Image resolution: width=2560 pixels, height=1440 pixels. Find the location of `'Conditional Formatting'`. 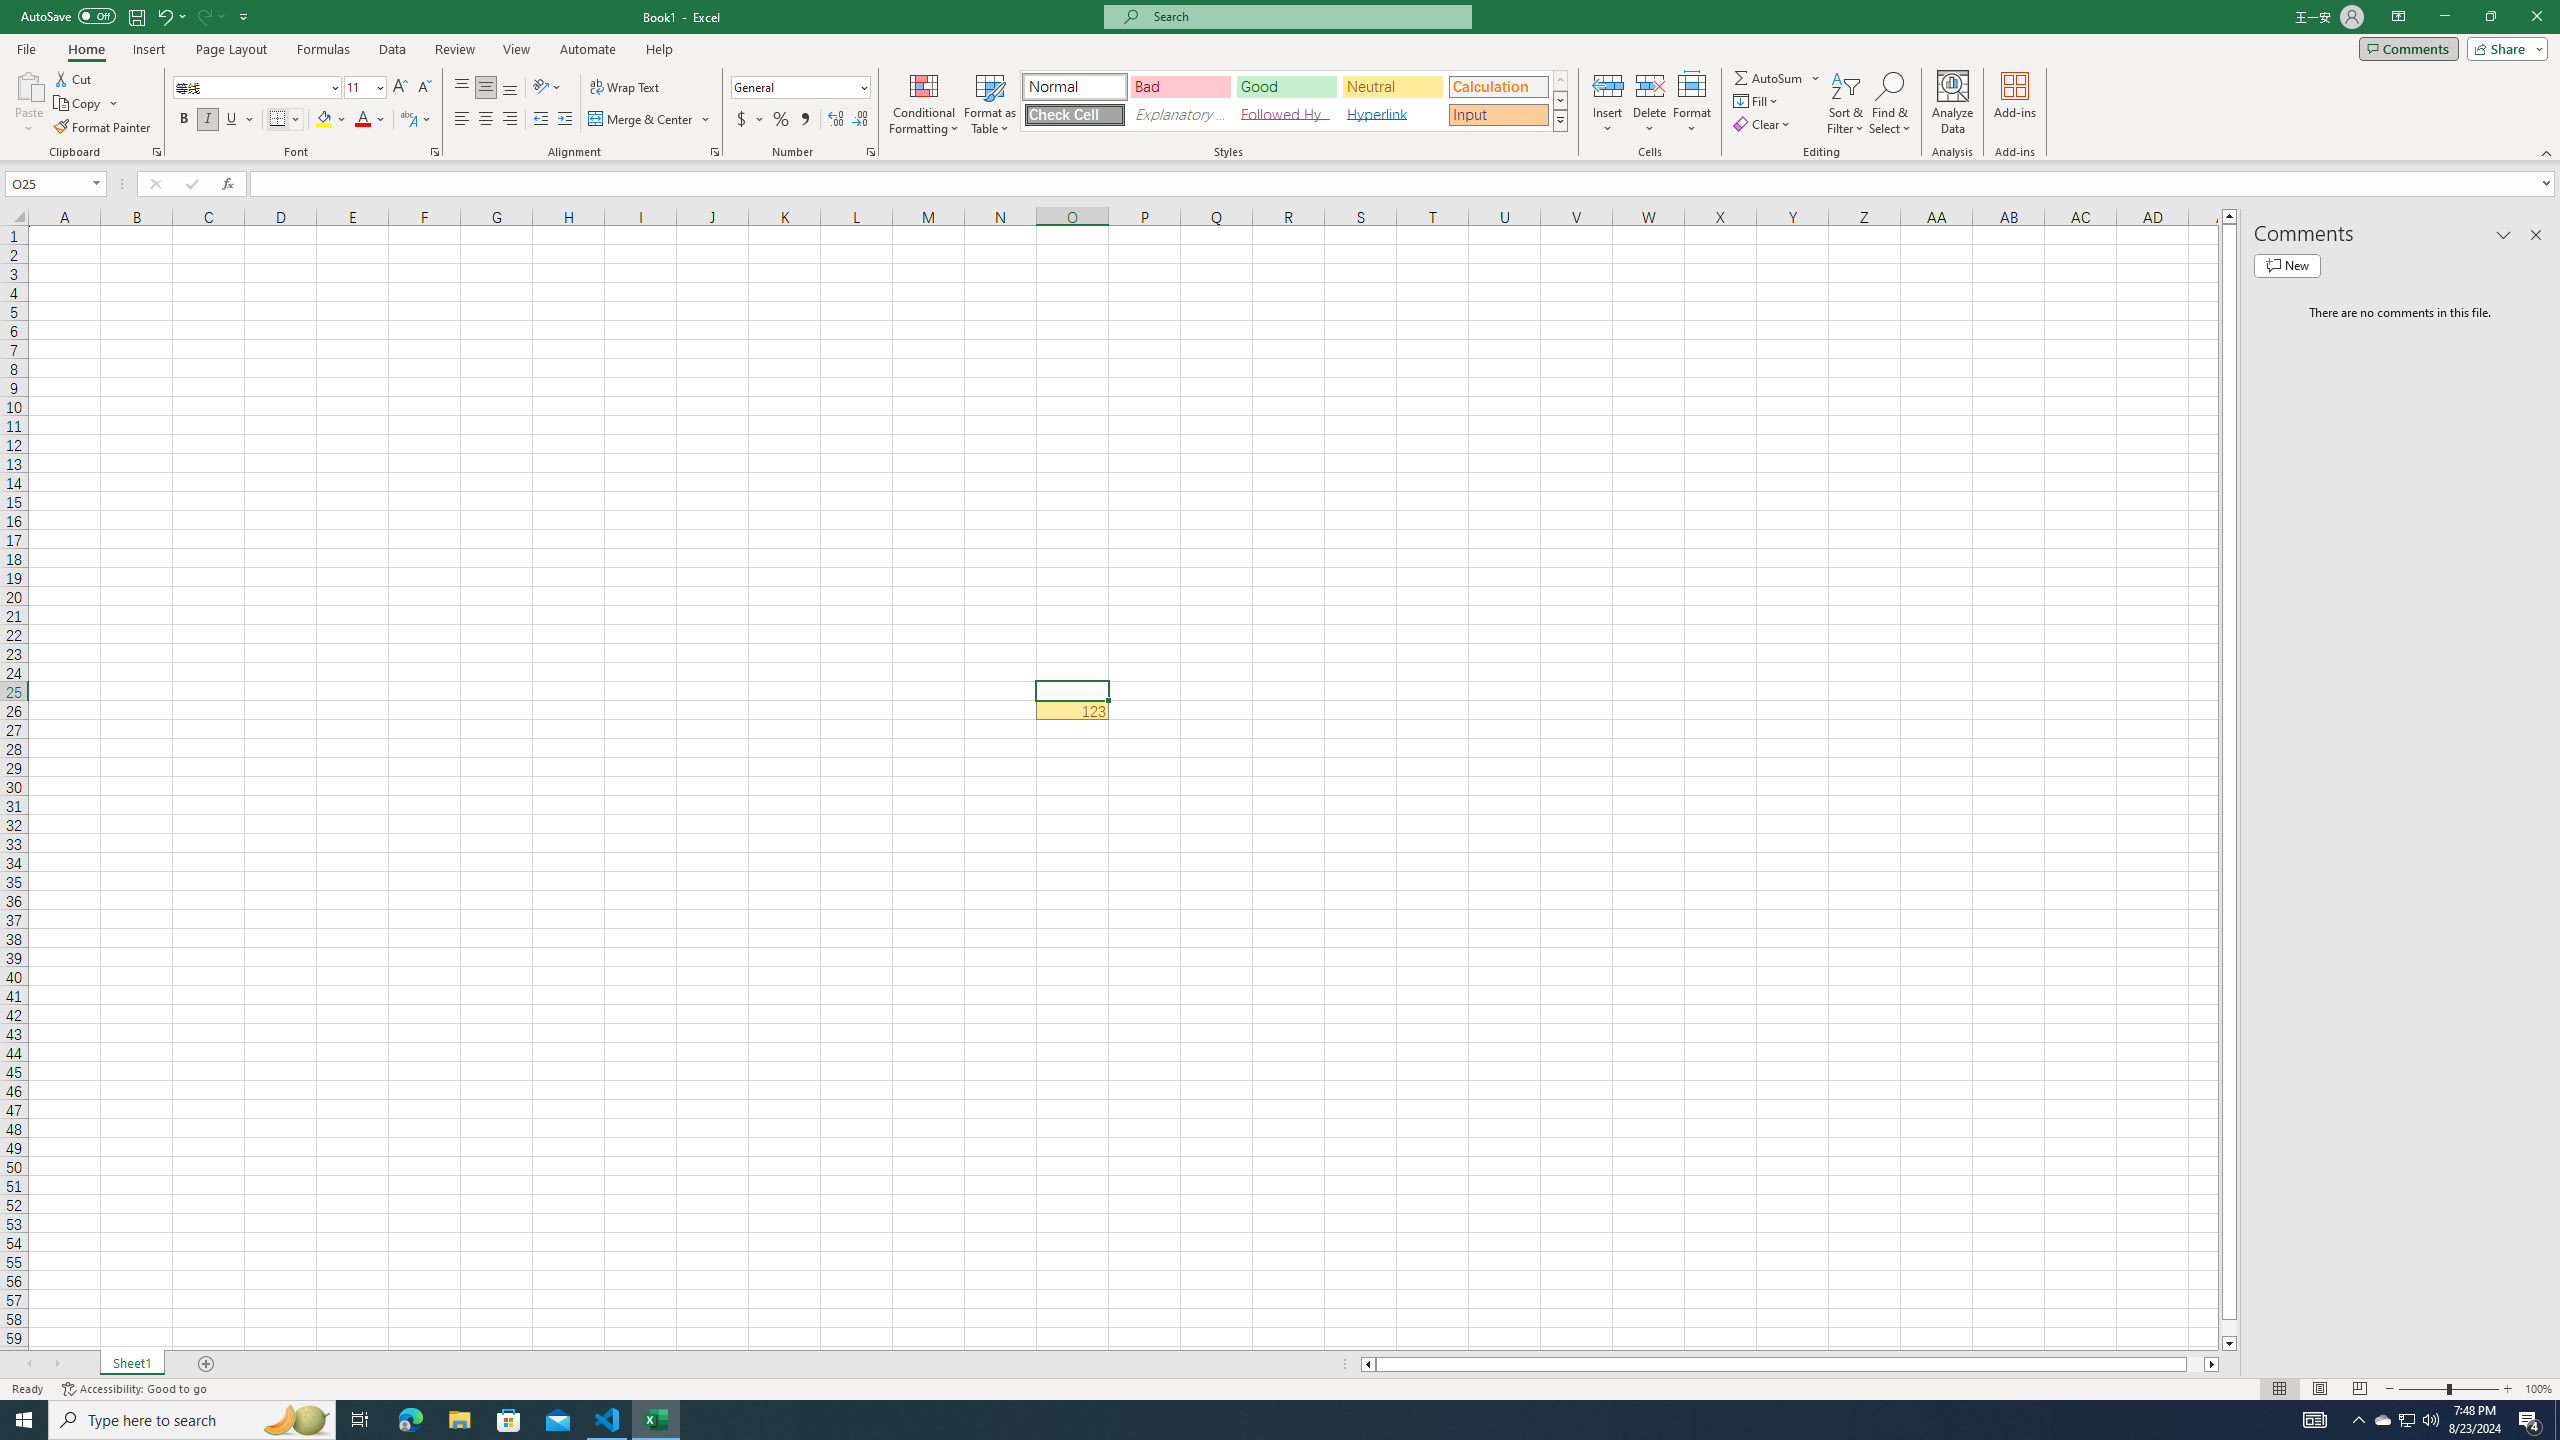

'Conditional Formatting' is located at coordinates (924, 103).